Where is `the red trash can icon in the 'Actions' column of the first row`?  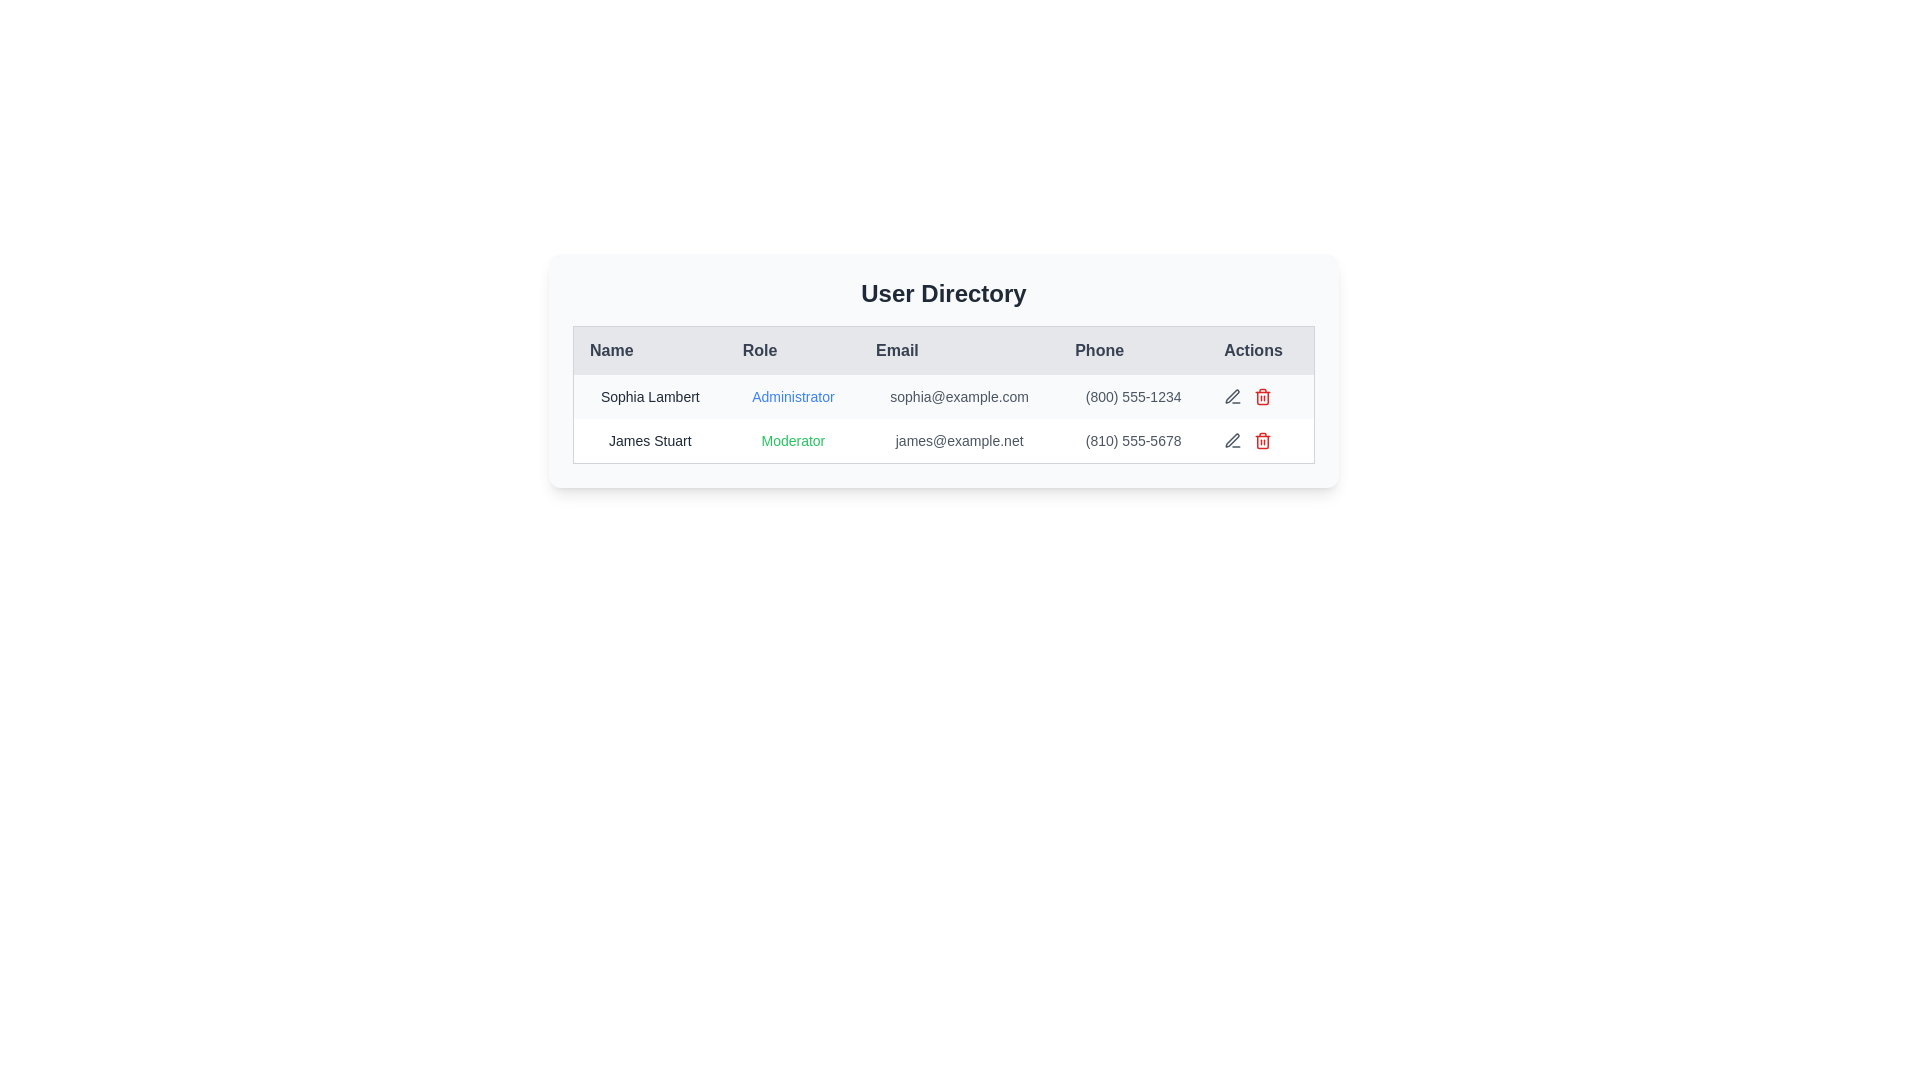
the red trash can icon in the 'Actions' column of the first row is located at coordinates (1260, 397).